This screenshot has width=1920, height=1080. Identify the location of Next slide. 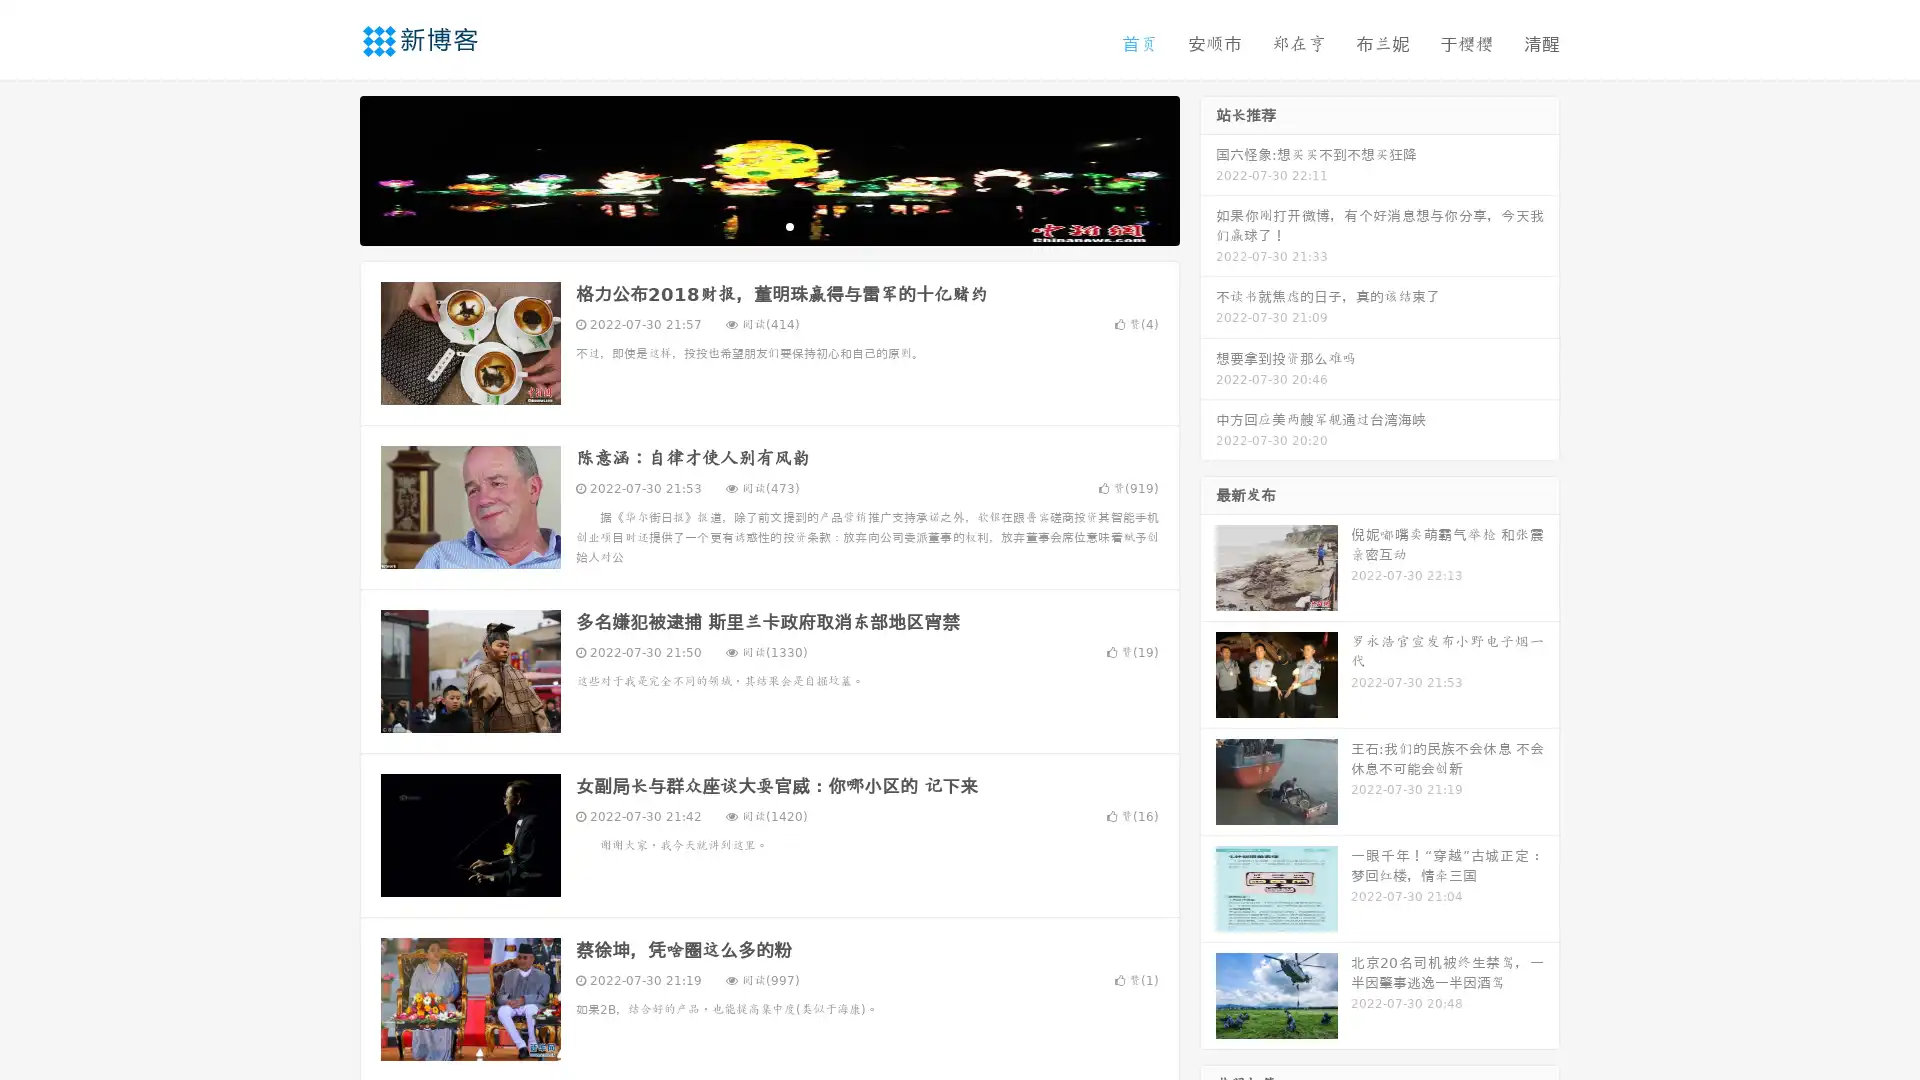
(1208, 168).